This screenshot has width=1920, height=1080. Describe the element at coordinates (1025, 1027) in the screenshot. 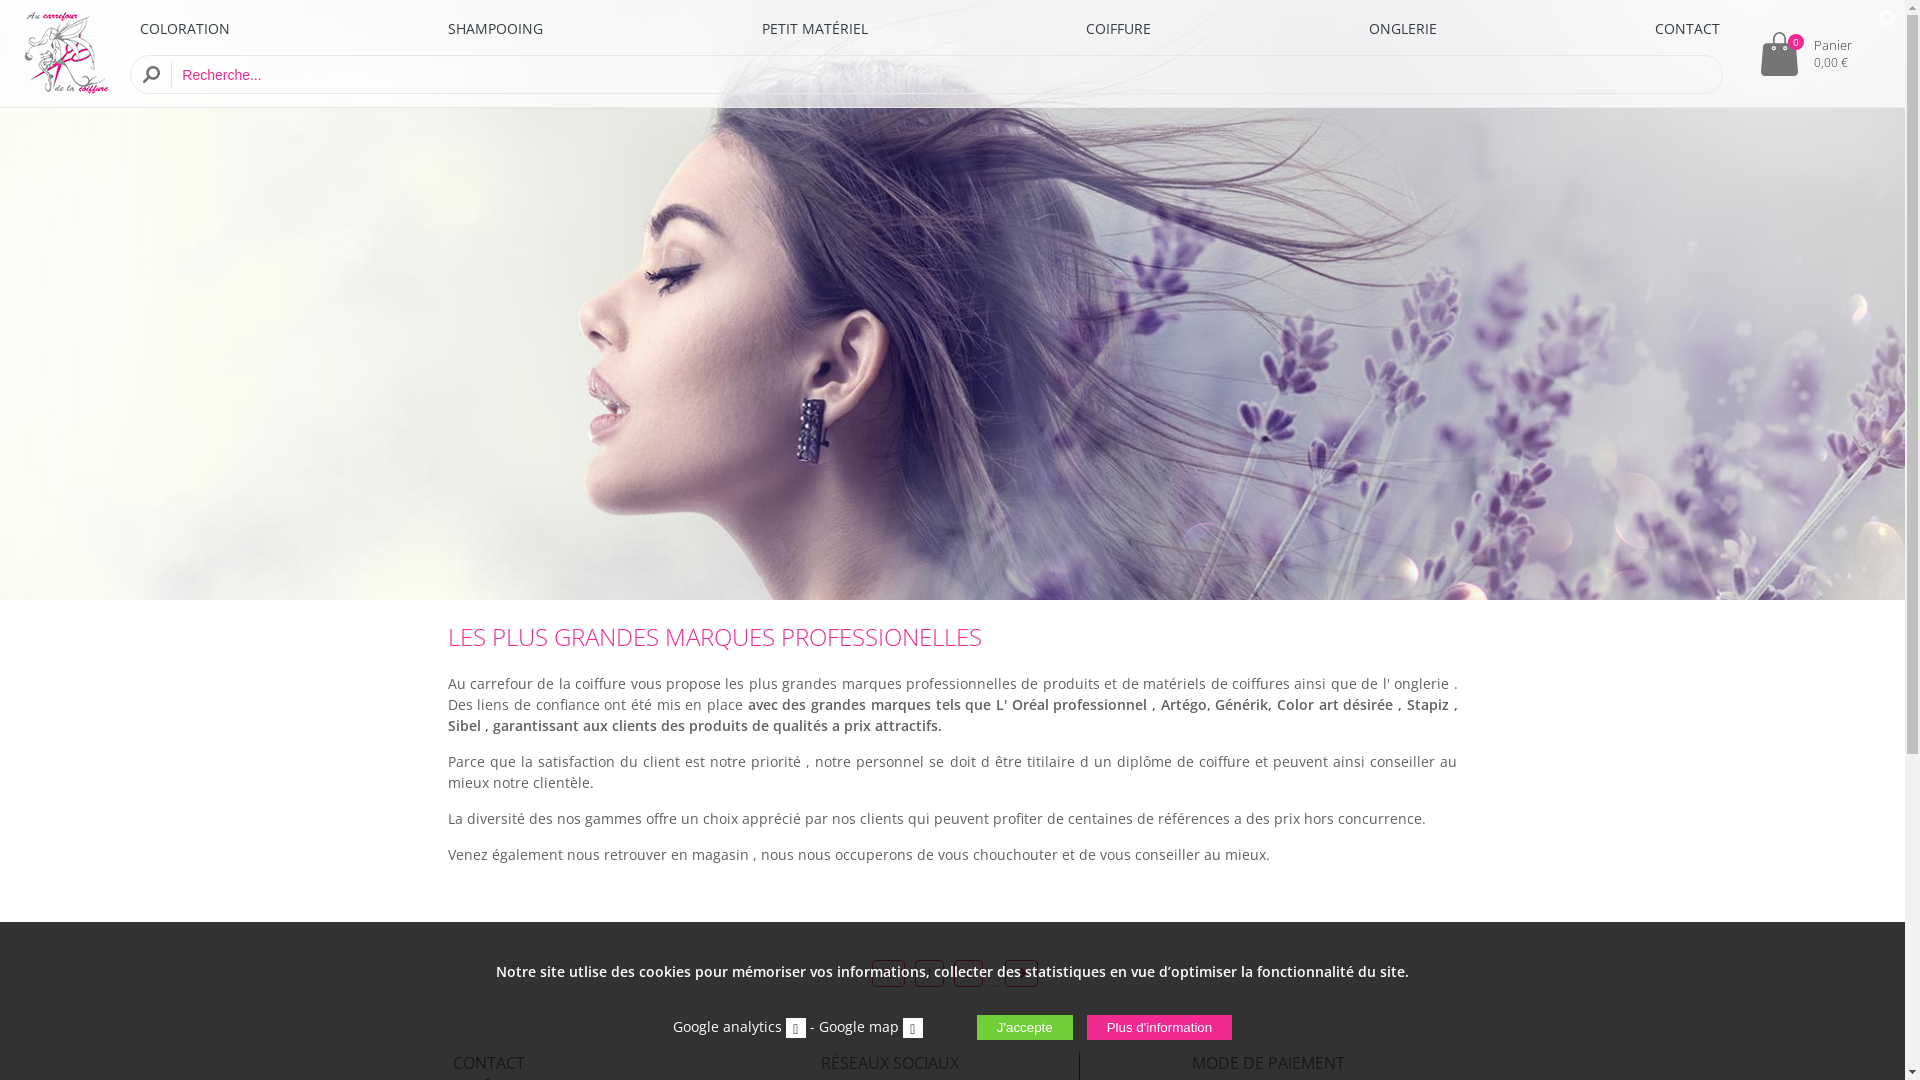

I see `'J'accepte'` at that location.